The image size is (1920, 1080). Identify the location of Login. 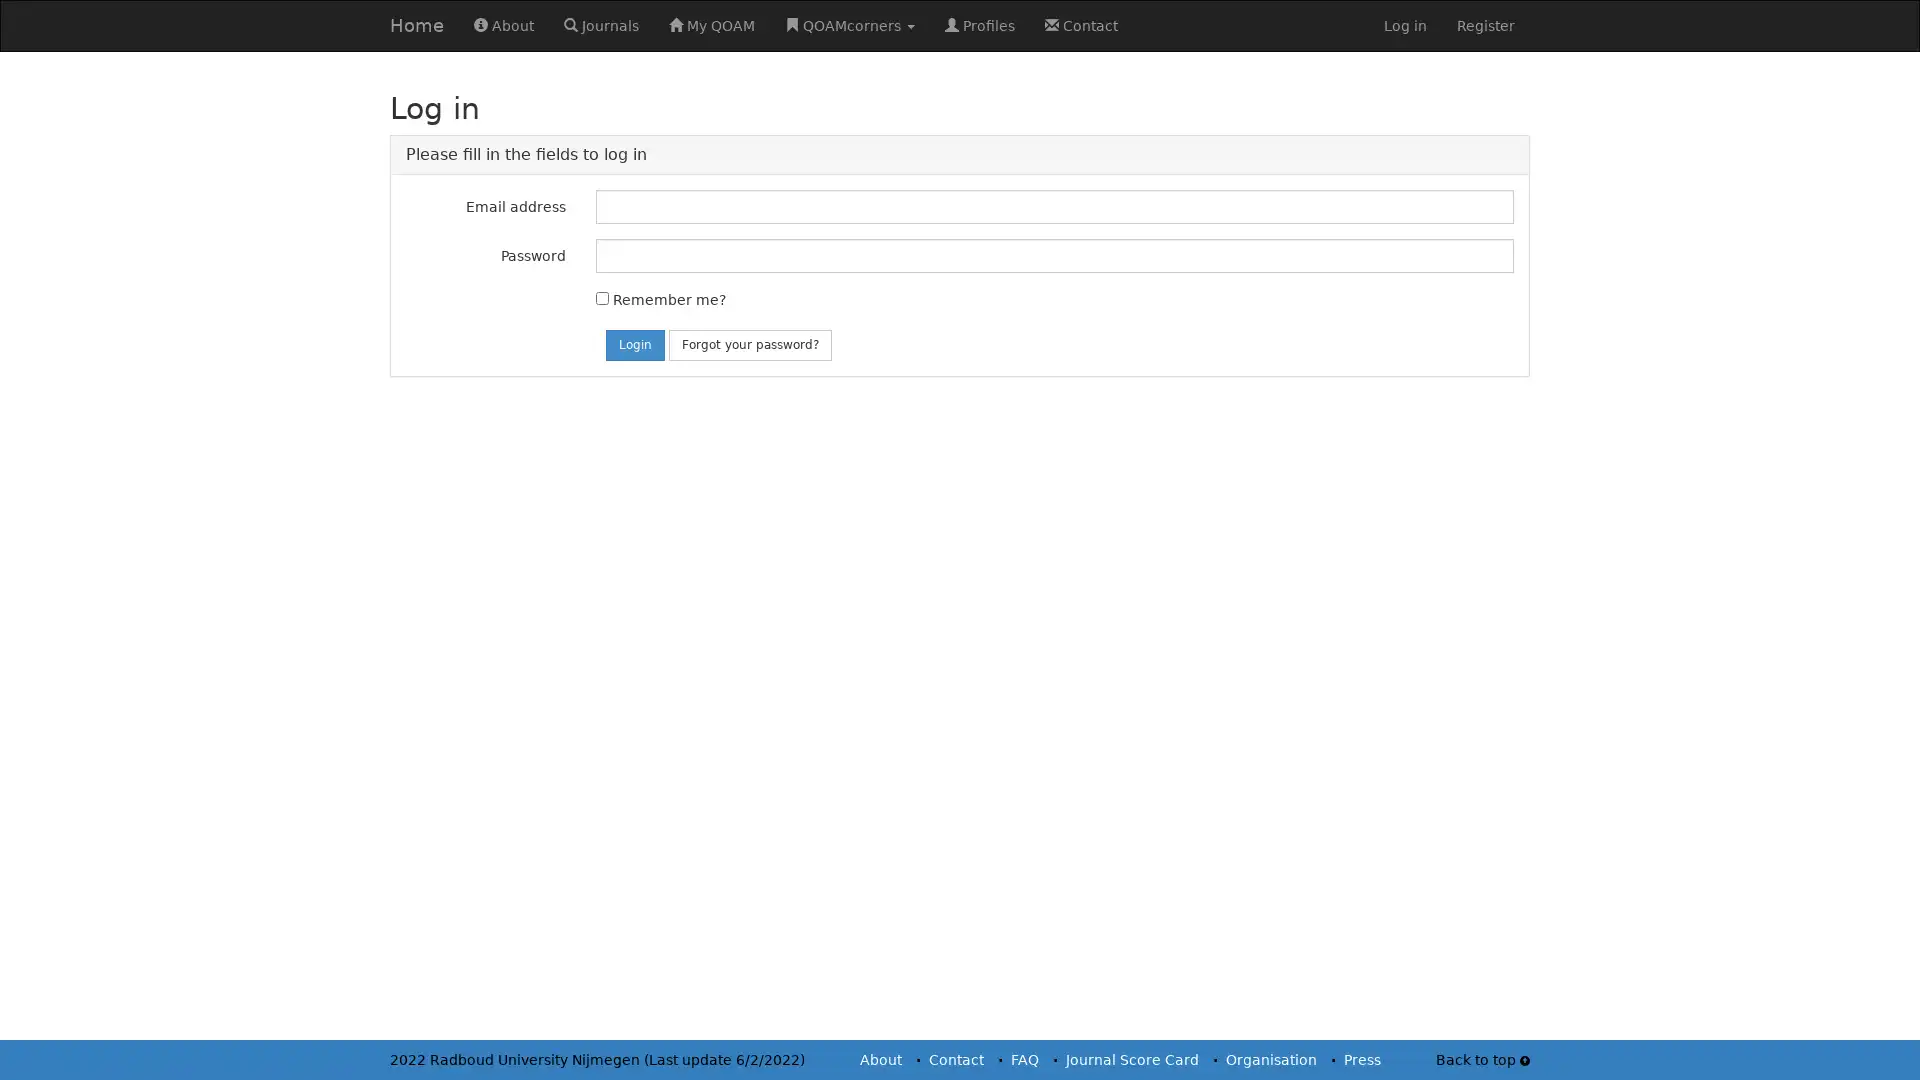
(633, 343).